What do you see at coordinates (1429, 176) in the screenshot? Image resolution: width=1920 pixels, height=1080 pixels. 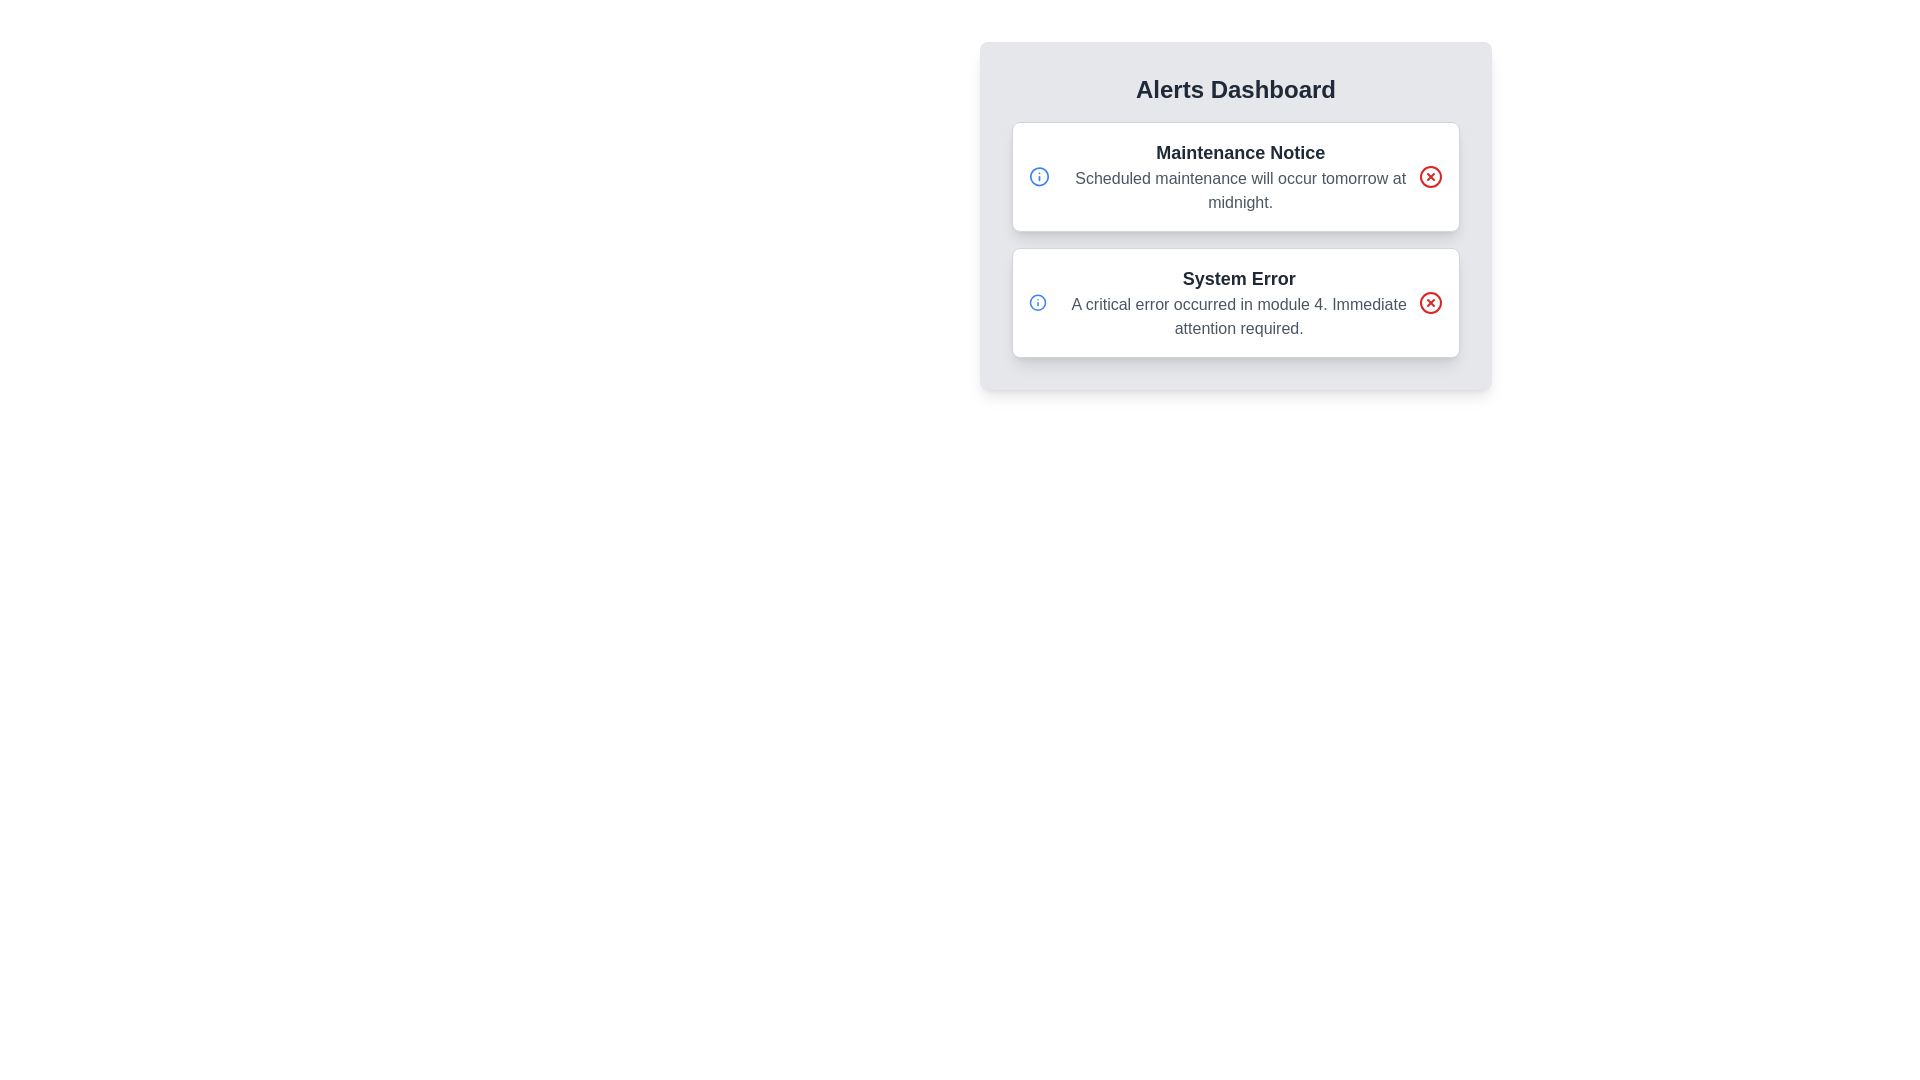 I see `the red circular SVG element located in the right-side area of the 'Maintenance Notice' alert box` at bounding box center [1429, 176].